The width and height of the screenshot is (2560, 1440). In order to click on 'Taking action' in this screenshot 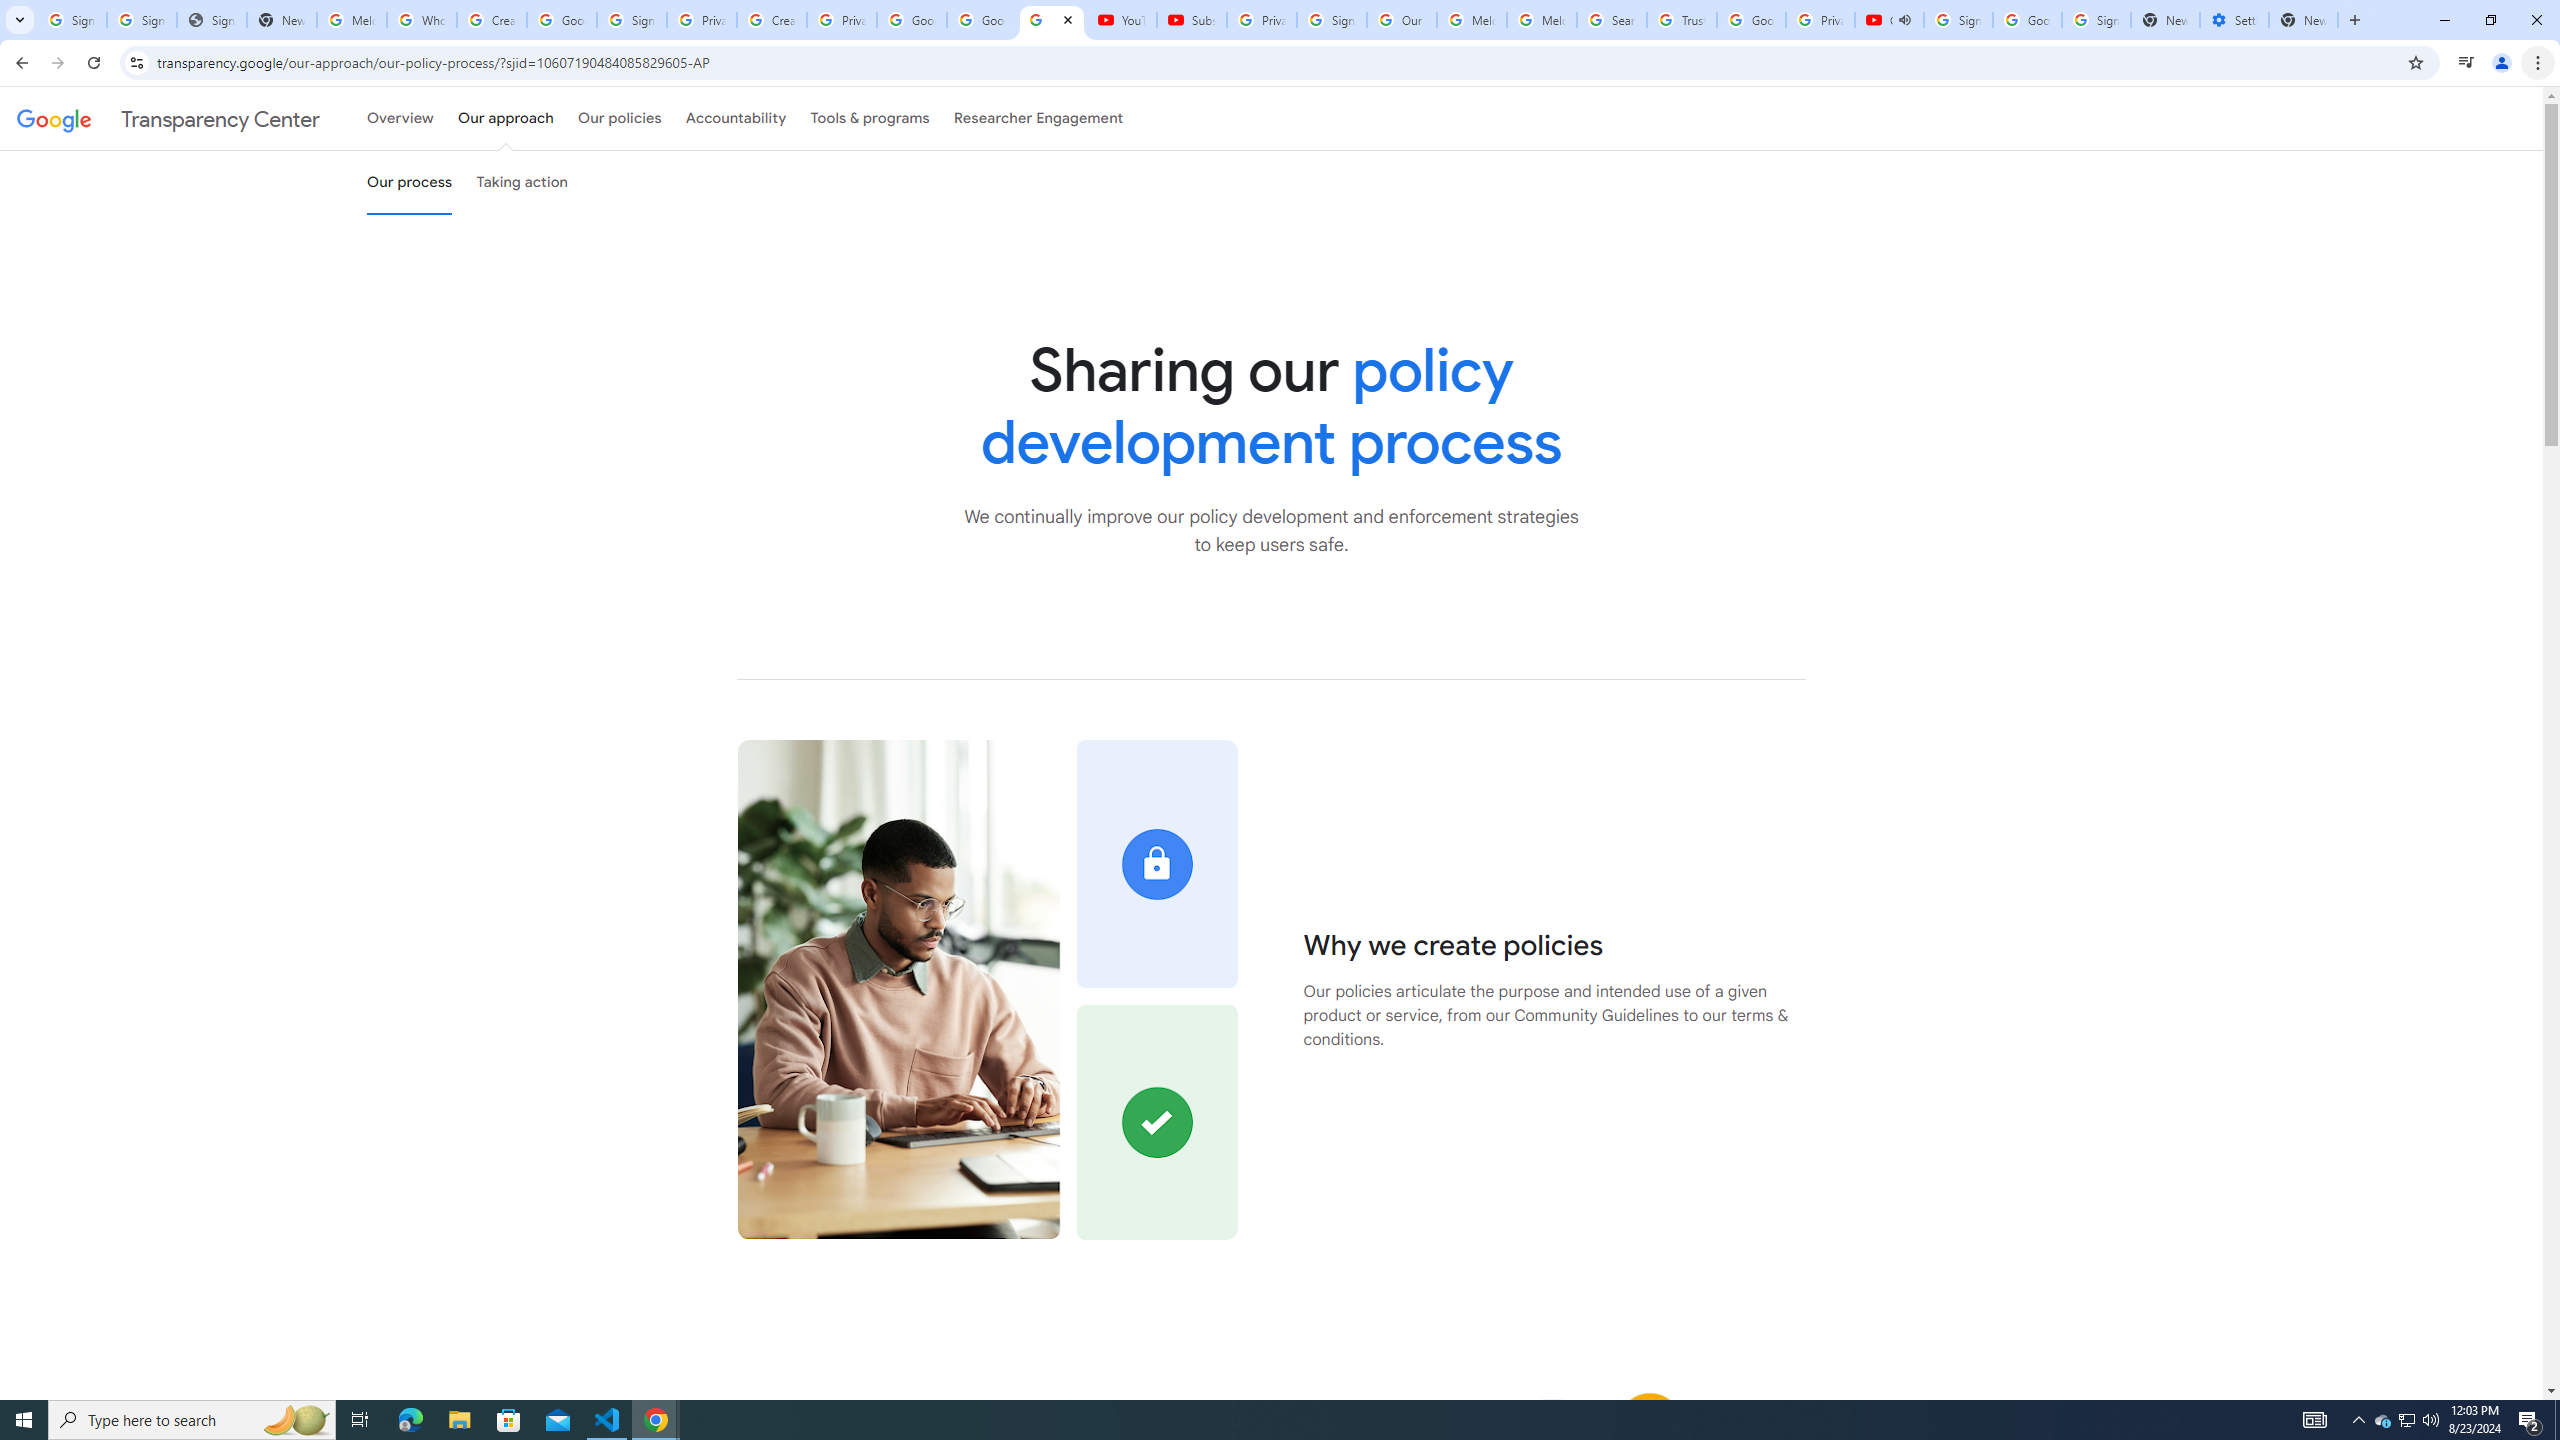, I will do `click(521, 181)`.